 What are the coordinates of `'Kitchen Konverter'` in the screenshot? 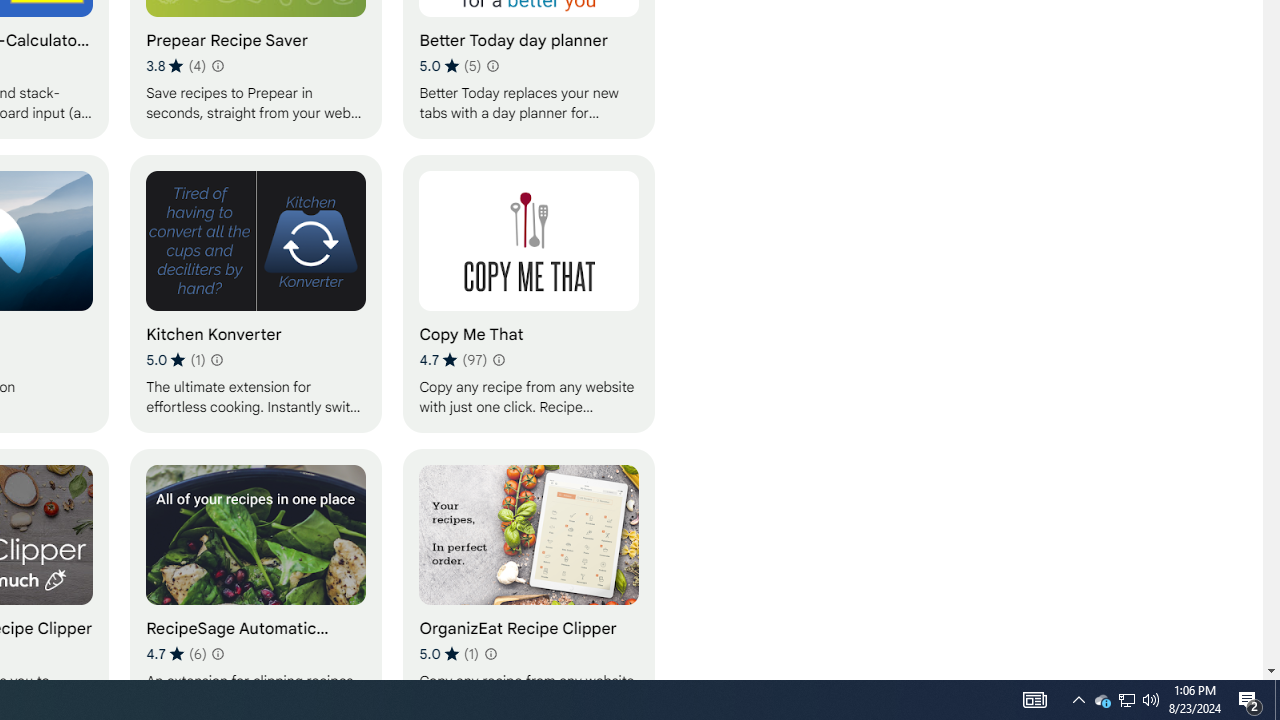 It's located at (255, 293).